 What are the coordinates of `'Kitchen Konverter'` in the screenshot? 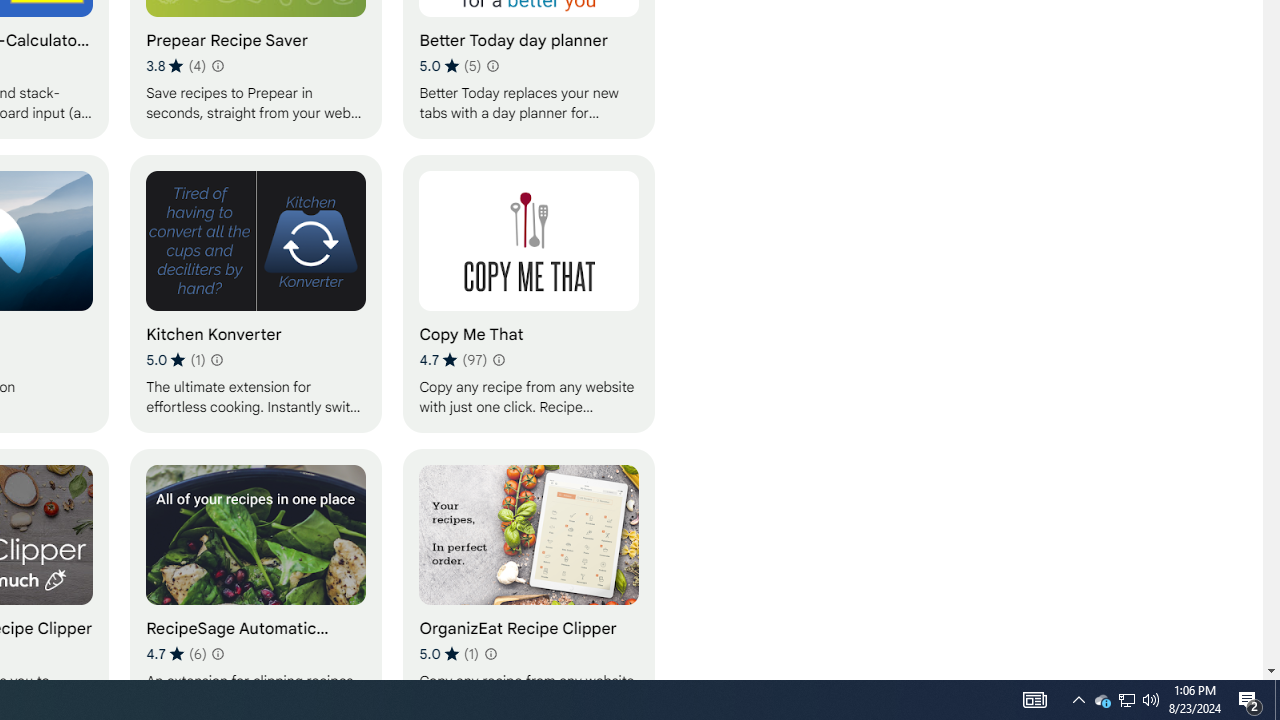 It's located at (255, 293).